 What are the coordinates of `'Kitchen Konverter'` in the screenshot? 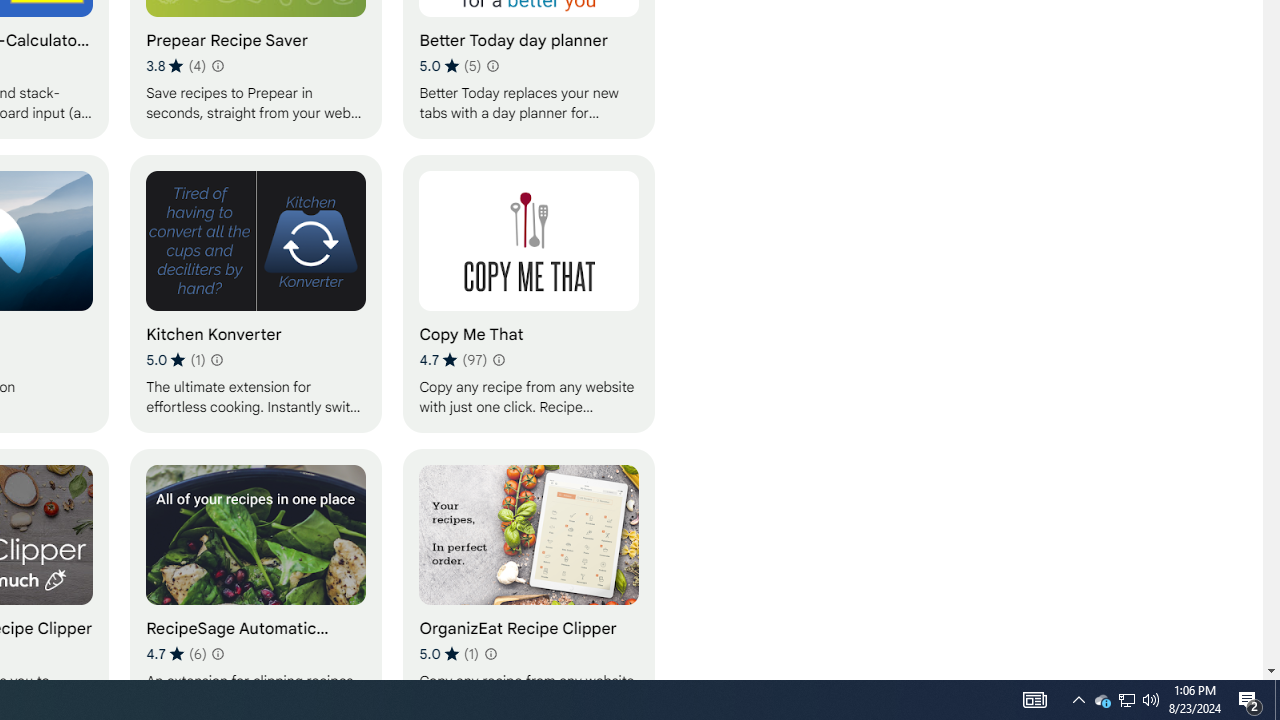 It's located at (255, 293).